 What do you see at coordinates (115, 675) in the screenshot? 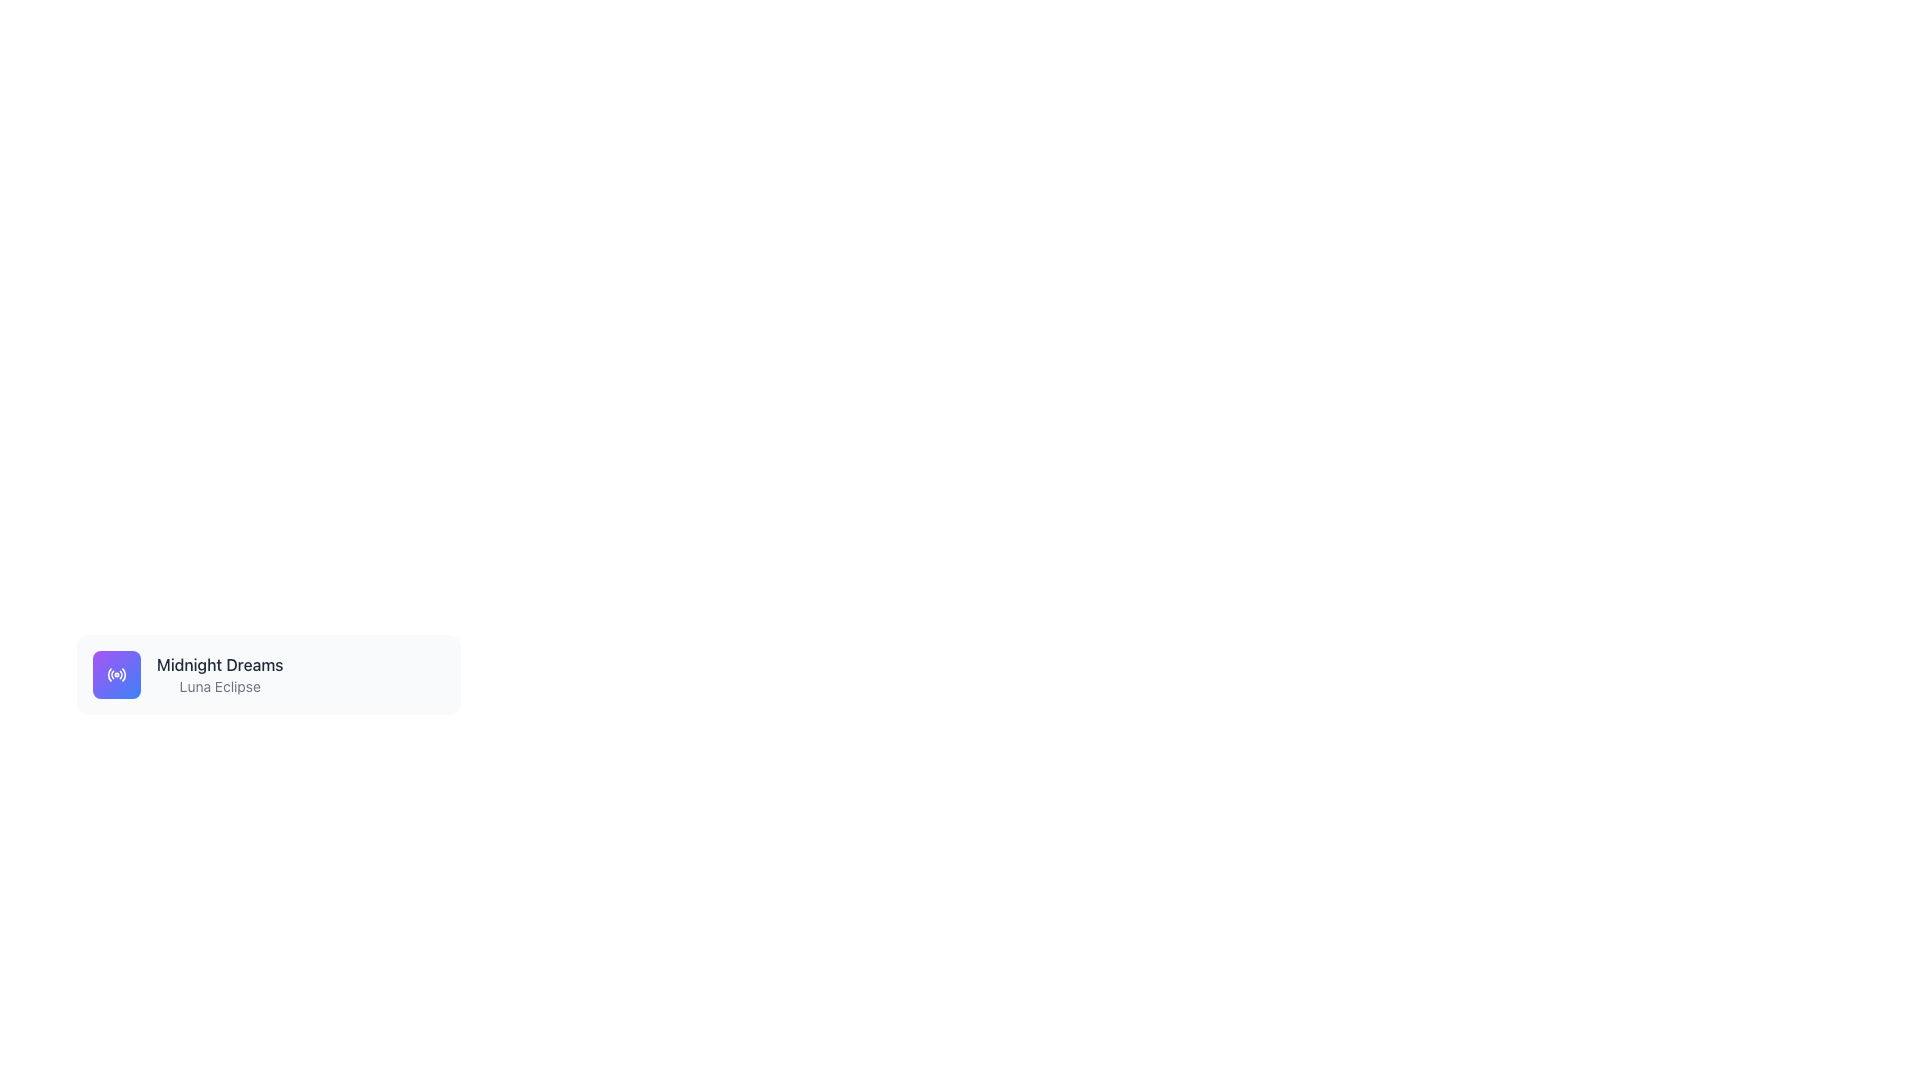
I see `the Icon Button with a purple and blue gradient background, featuring a white radio or signal symbol at its center, located on the left side of the row containing 'Midnight Dreams' and 'Luna Eclipse'` at bounding box center [115, 675].